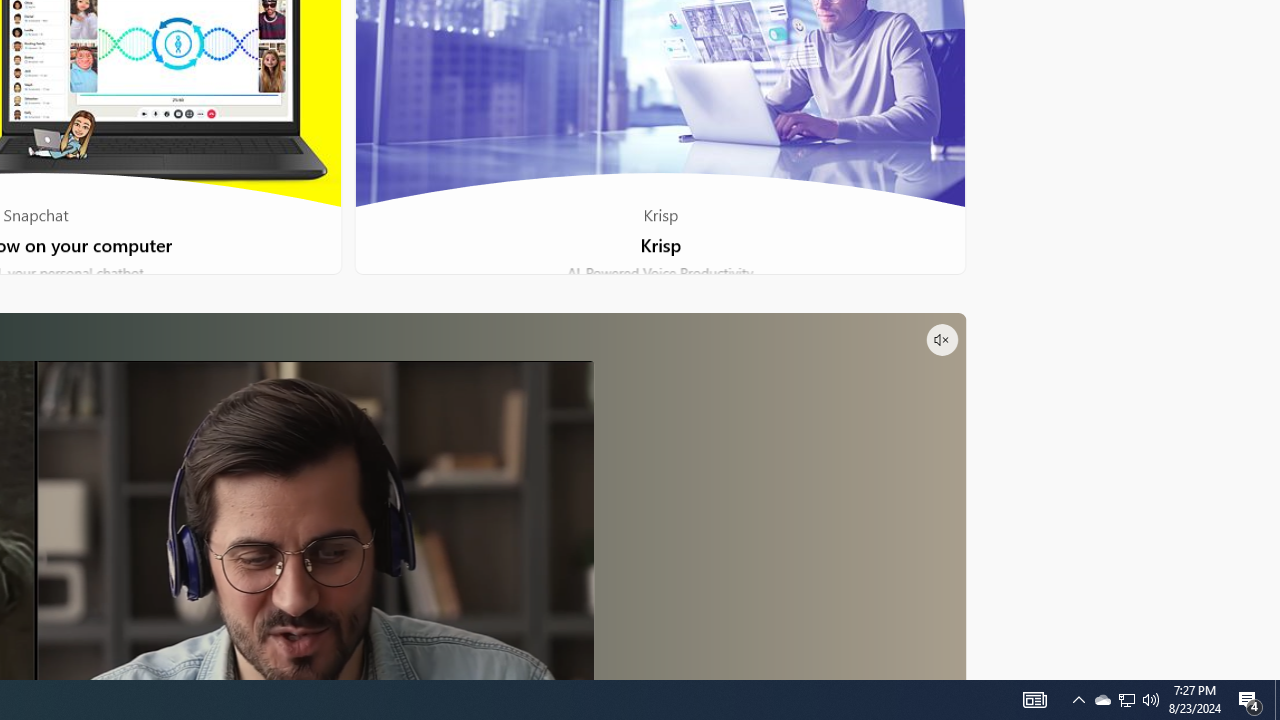 The width and height of the screenshot is (1280, 720). I want to click on 'Unmute', so click(940, 338).